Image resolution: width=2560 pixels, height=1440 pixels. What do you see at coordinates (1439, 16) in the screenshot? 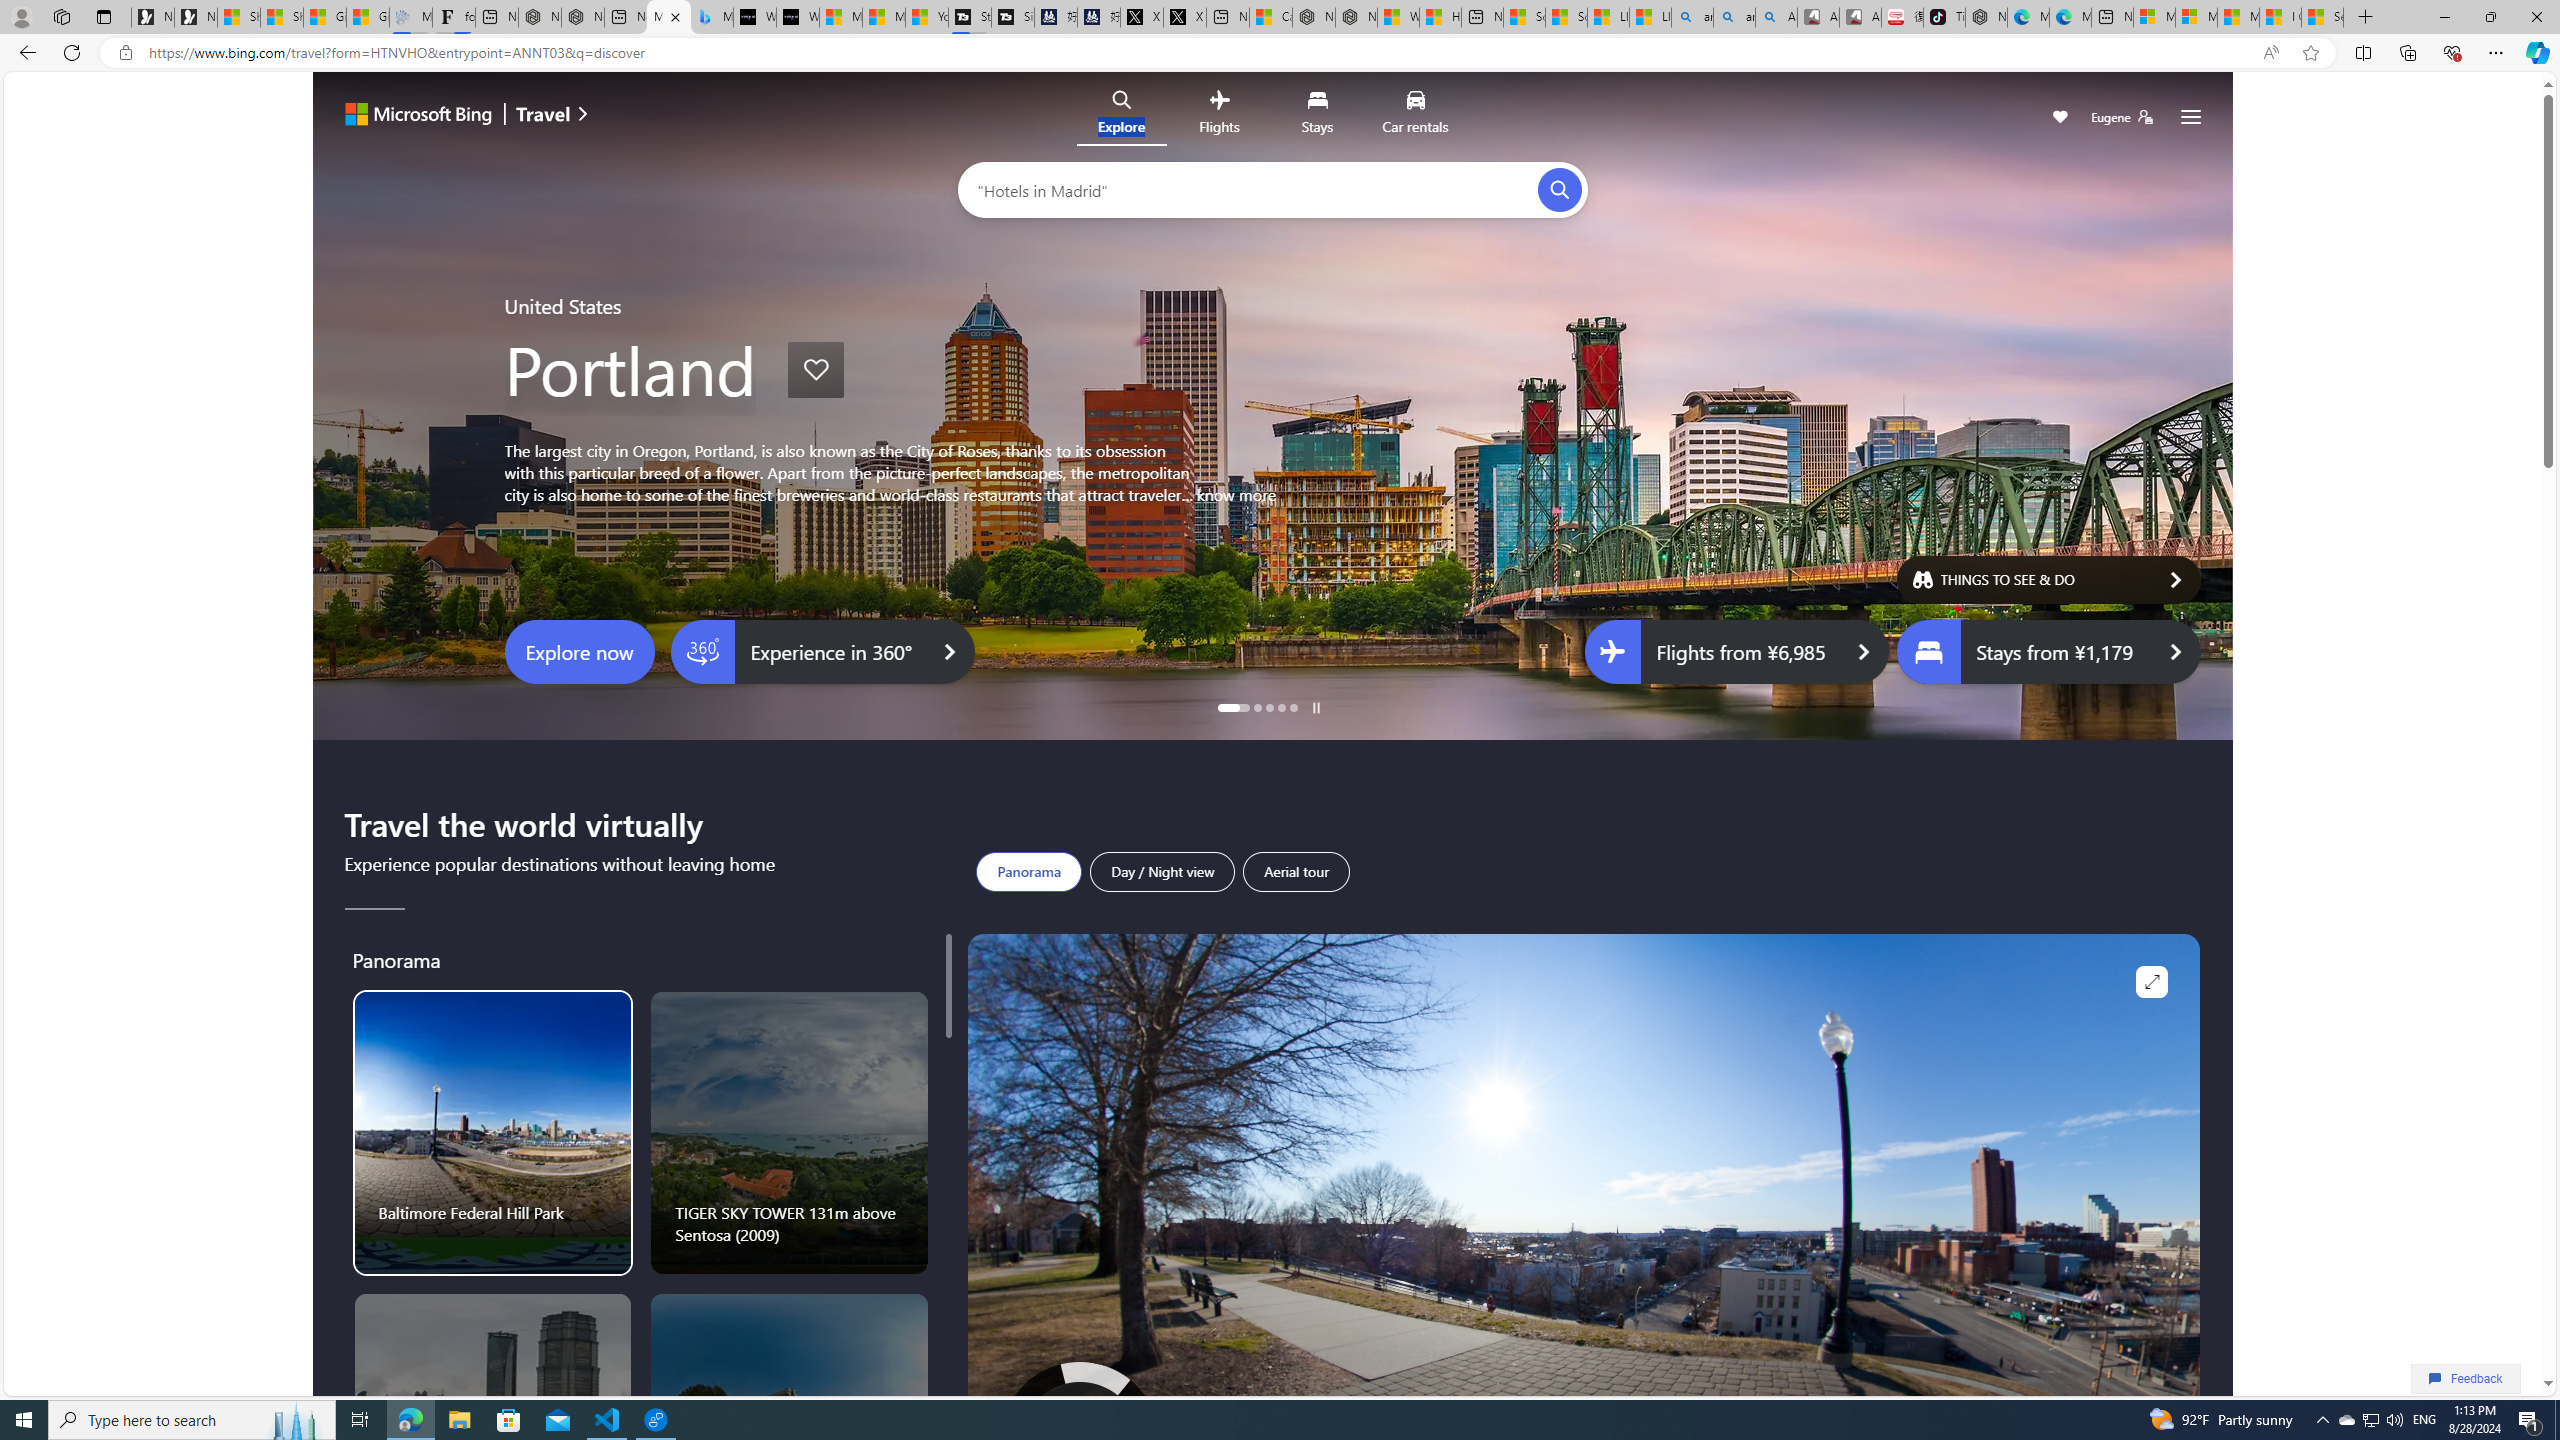
I see `'Huge shark washes ashore at New York City beach | Watch'` at bounding box center [1439, 16].